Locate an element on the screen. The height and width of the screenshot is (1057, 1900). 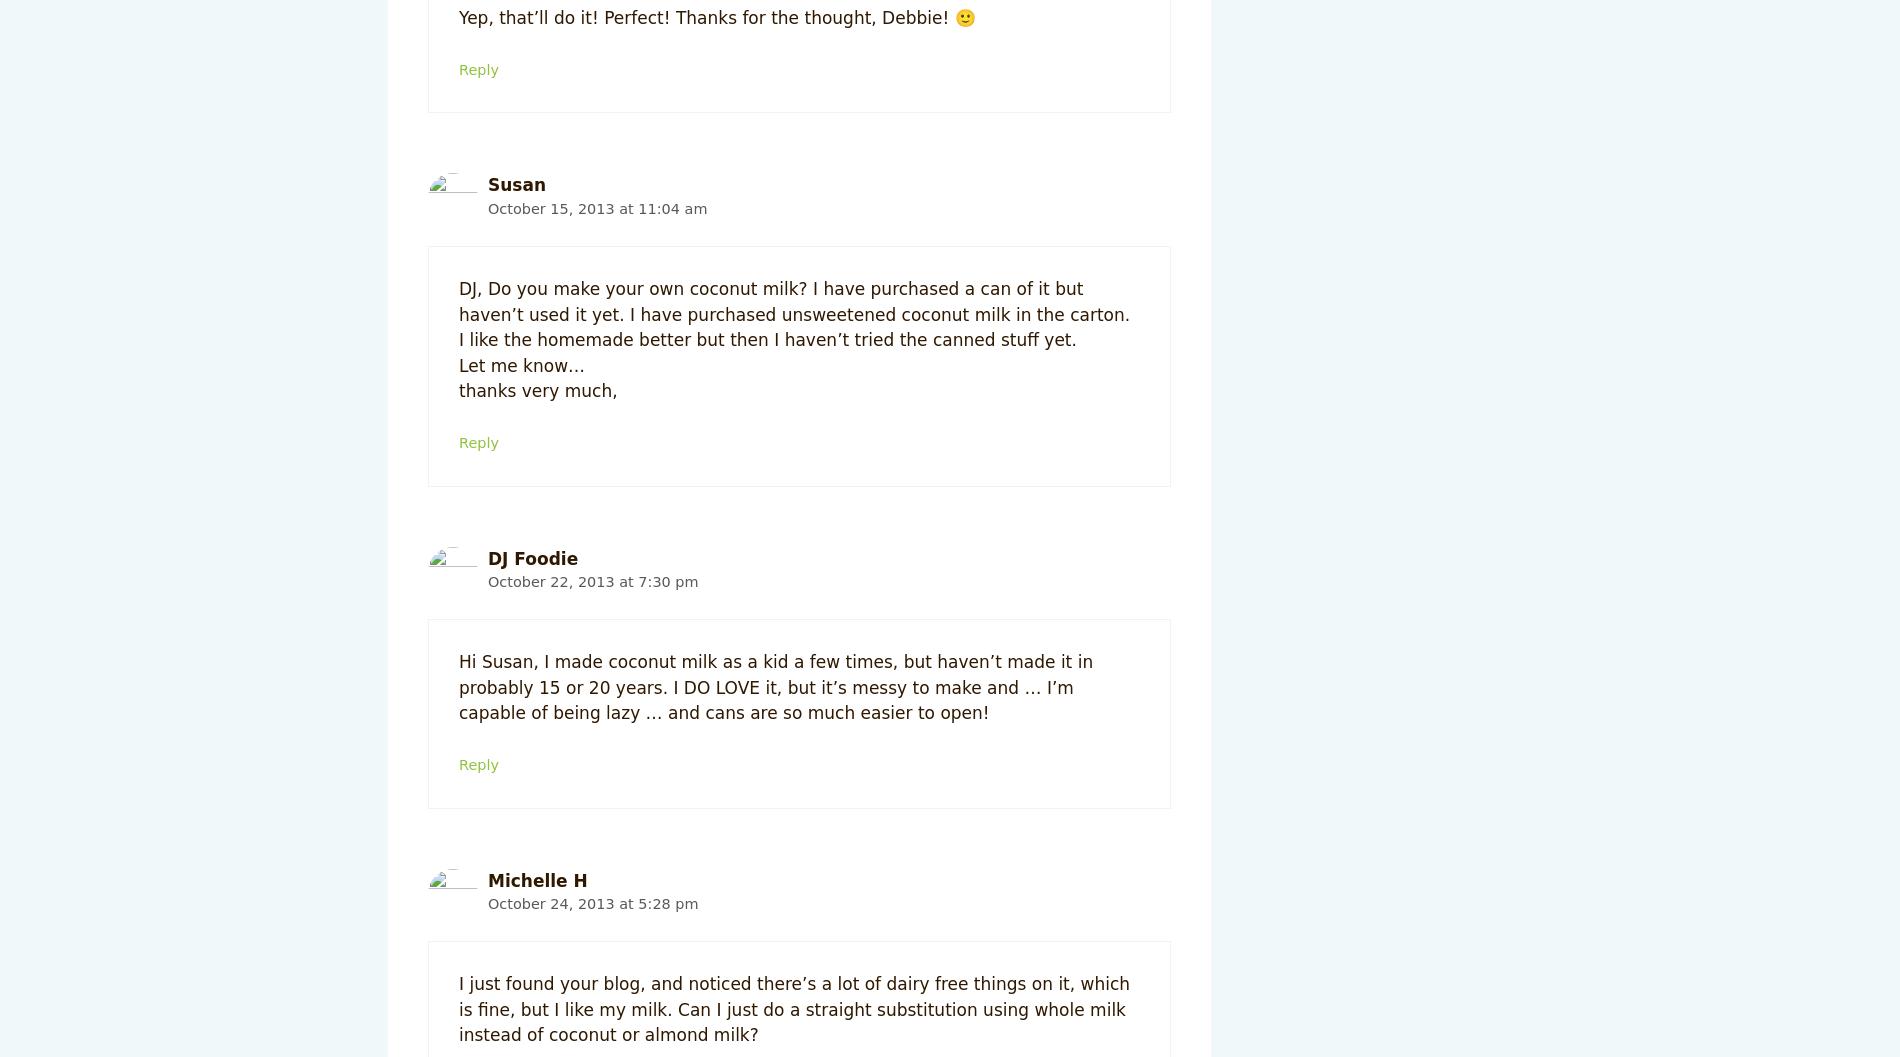
'DJ Foodie' is located at coordinates (532, 556).